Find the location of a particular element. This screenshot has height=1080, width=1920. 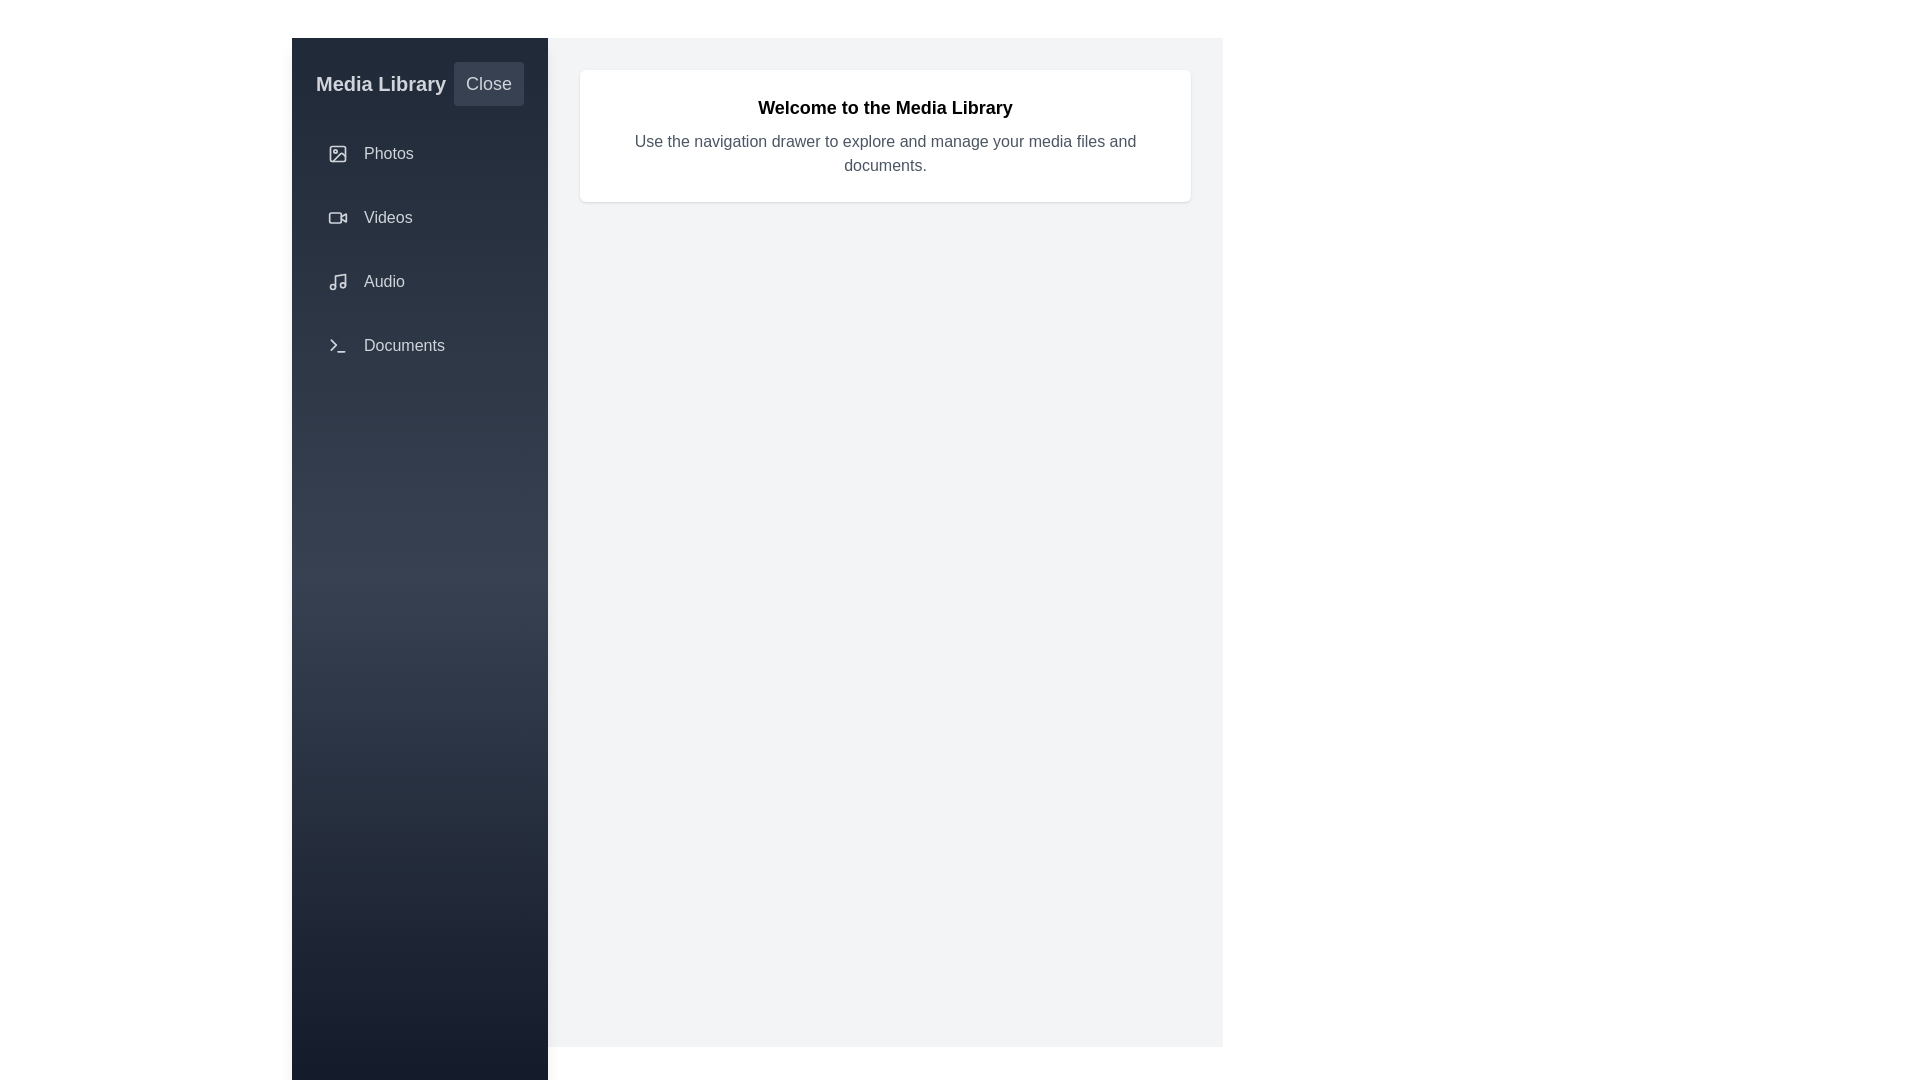

the navigation item corresponding to Videos is located at coordinates (419, 218).